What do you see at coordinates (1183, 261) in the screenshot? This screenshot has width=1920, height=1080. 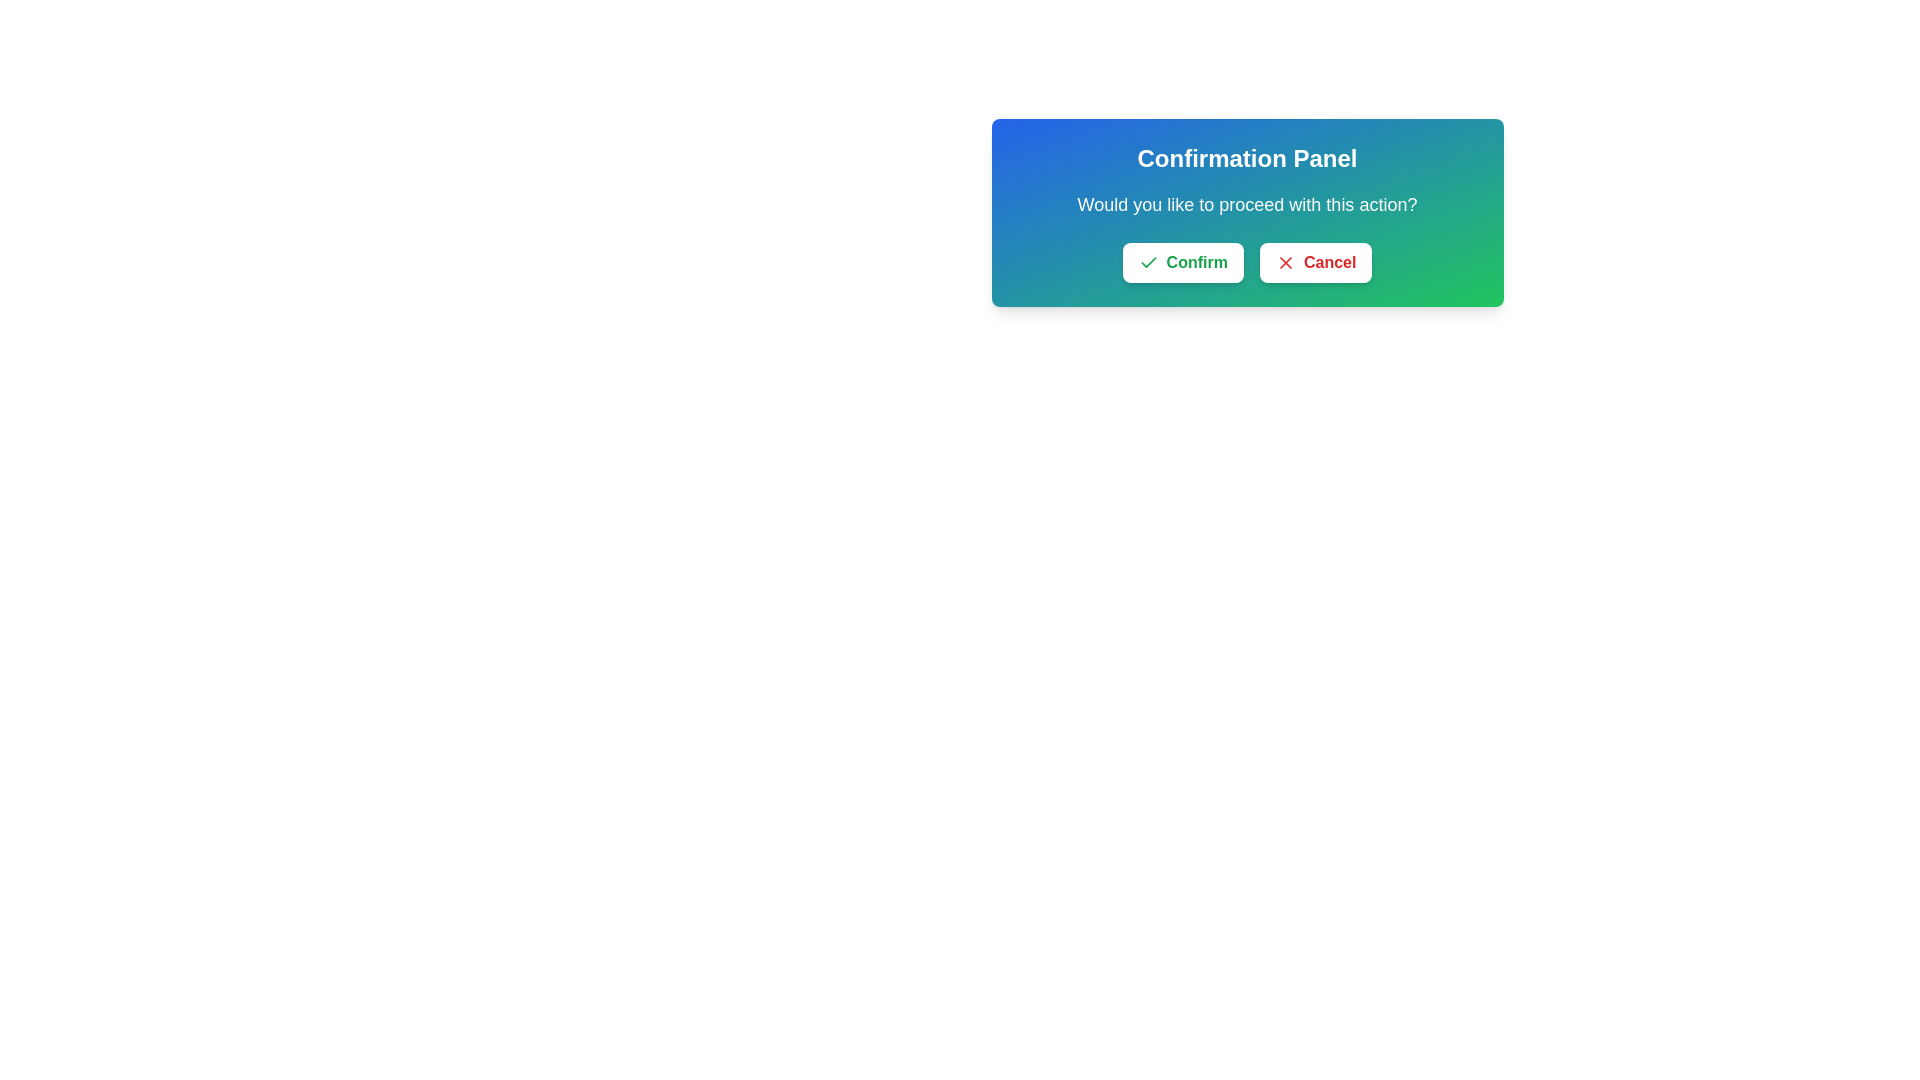 I see `the confirmation button, which is the first button from the left in a group of two buttons` at bounding box center [1183, 261].